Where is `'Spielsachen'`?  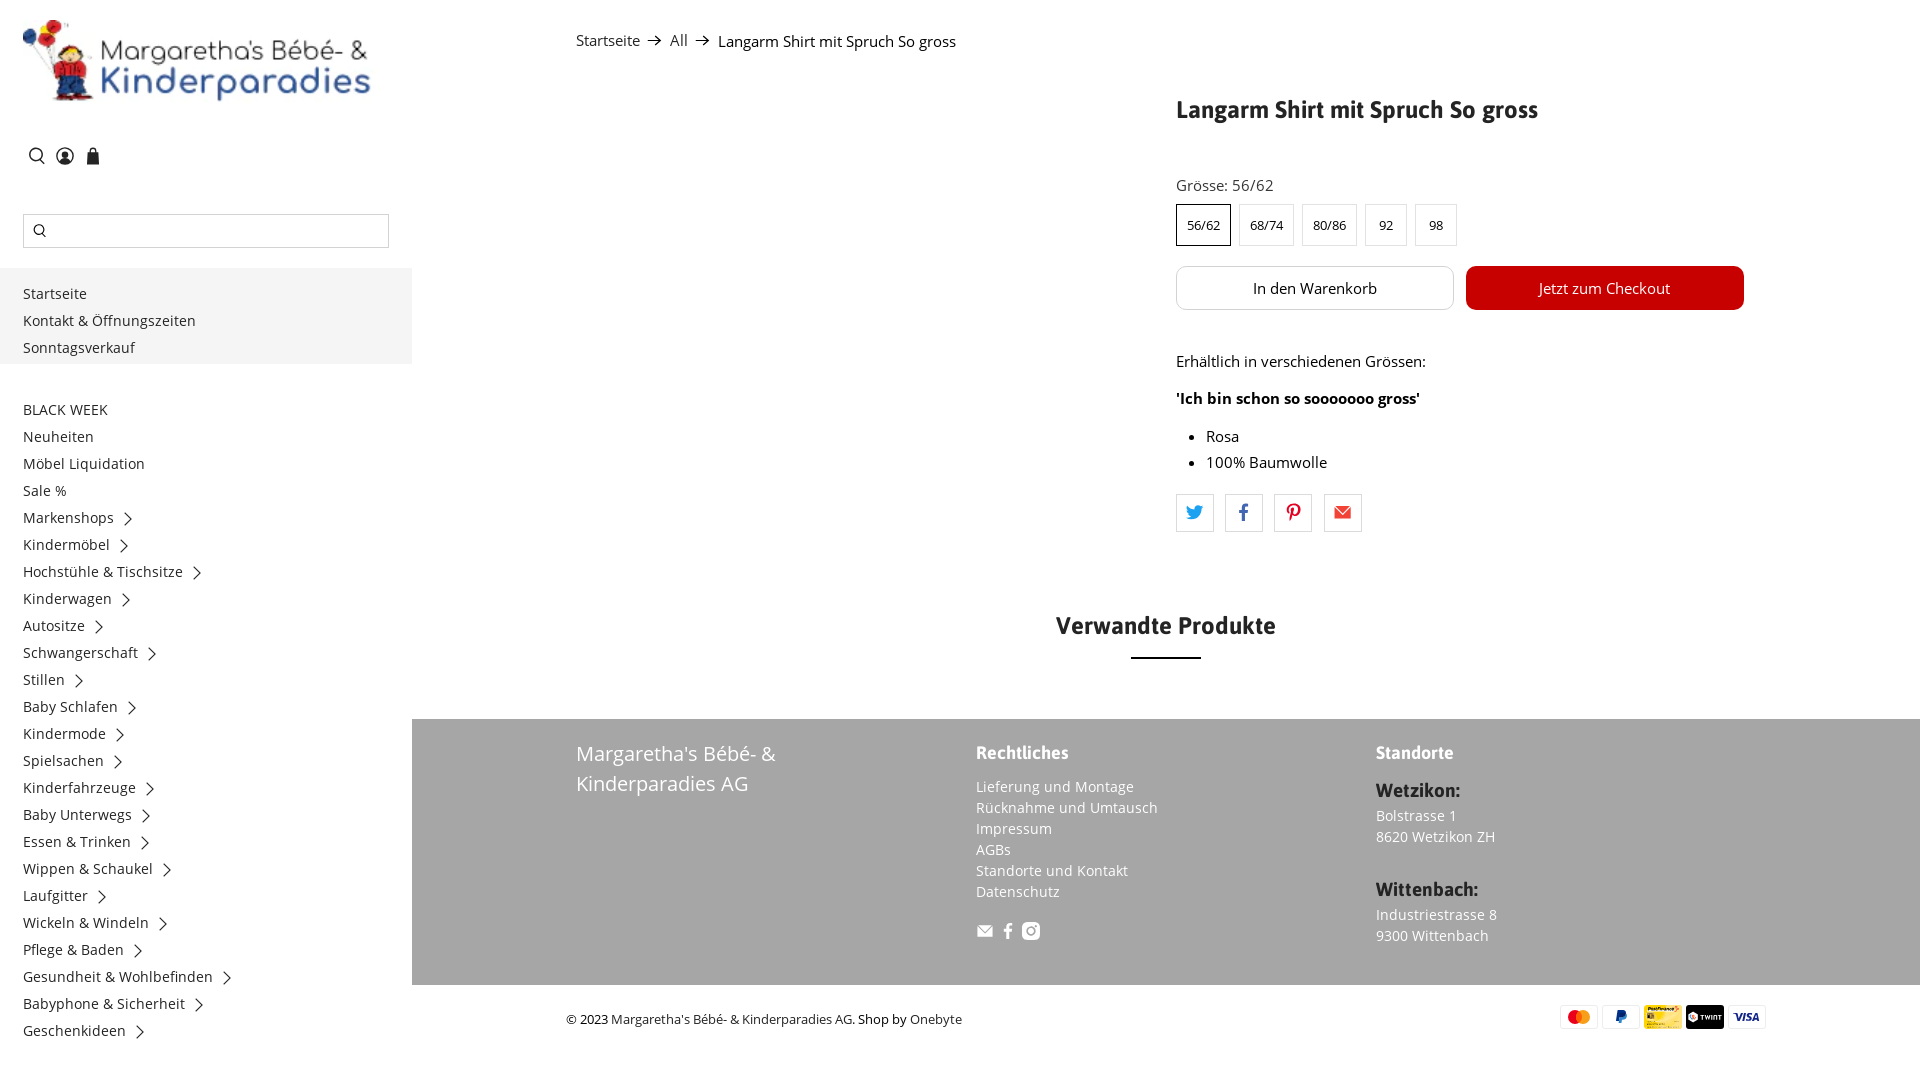
'Spielsachen' is located at coordinates (80, 763).